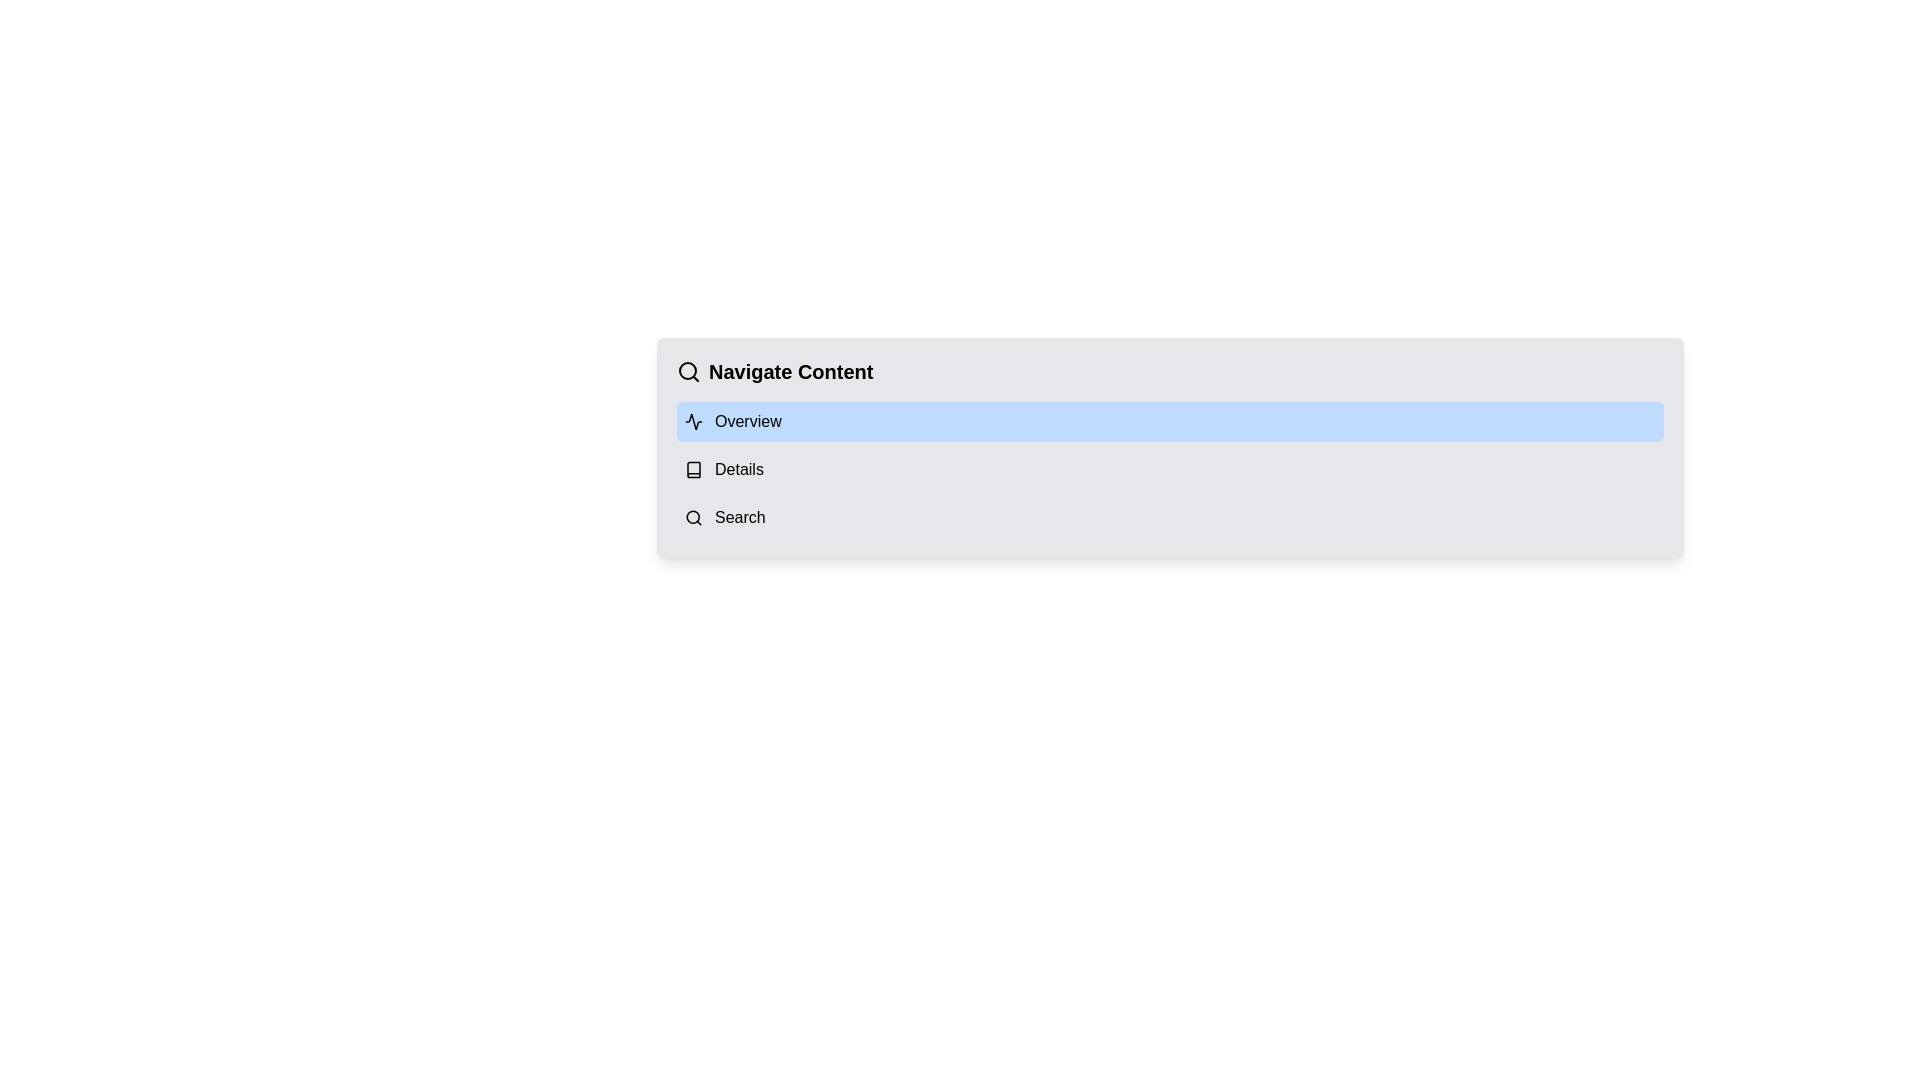 The width and height of the screenshot is (1920, 1080). What do you see at coordinates (738, 470) in the screenshot?
I see `the 'Details' Text Label located as the second item under the 'Navigate Content' header` at bounding box center [738, 470].